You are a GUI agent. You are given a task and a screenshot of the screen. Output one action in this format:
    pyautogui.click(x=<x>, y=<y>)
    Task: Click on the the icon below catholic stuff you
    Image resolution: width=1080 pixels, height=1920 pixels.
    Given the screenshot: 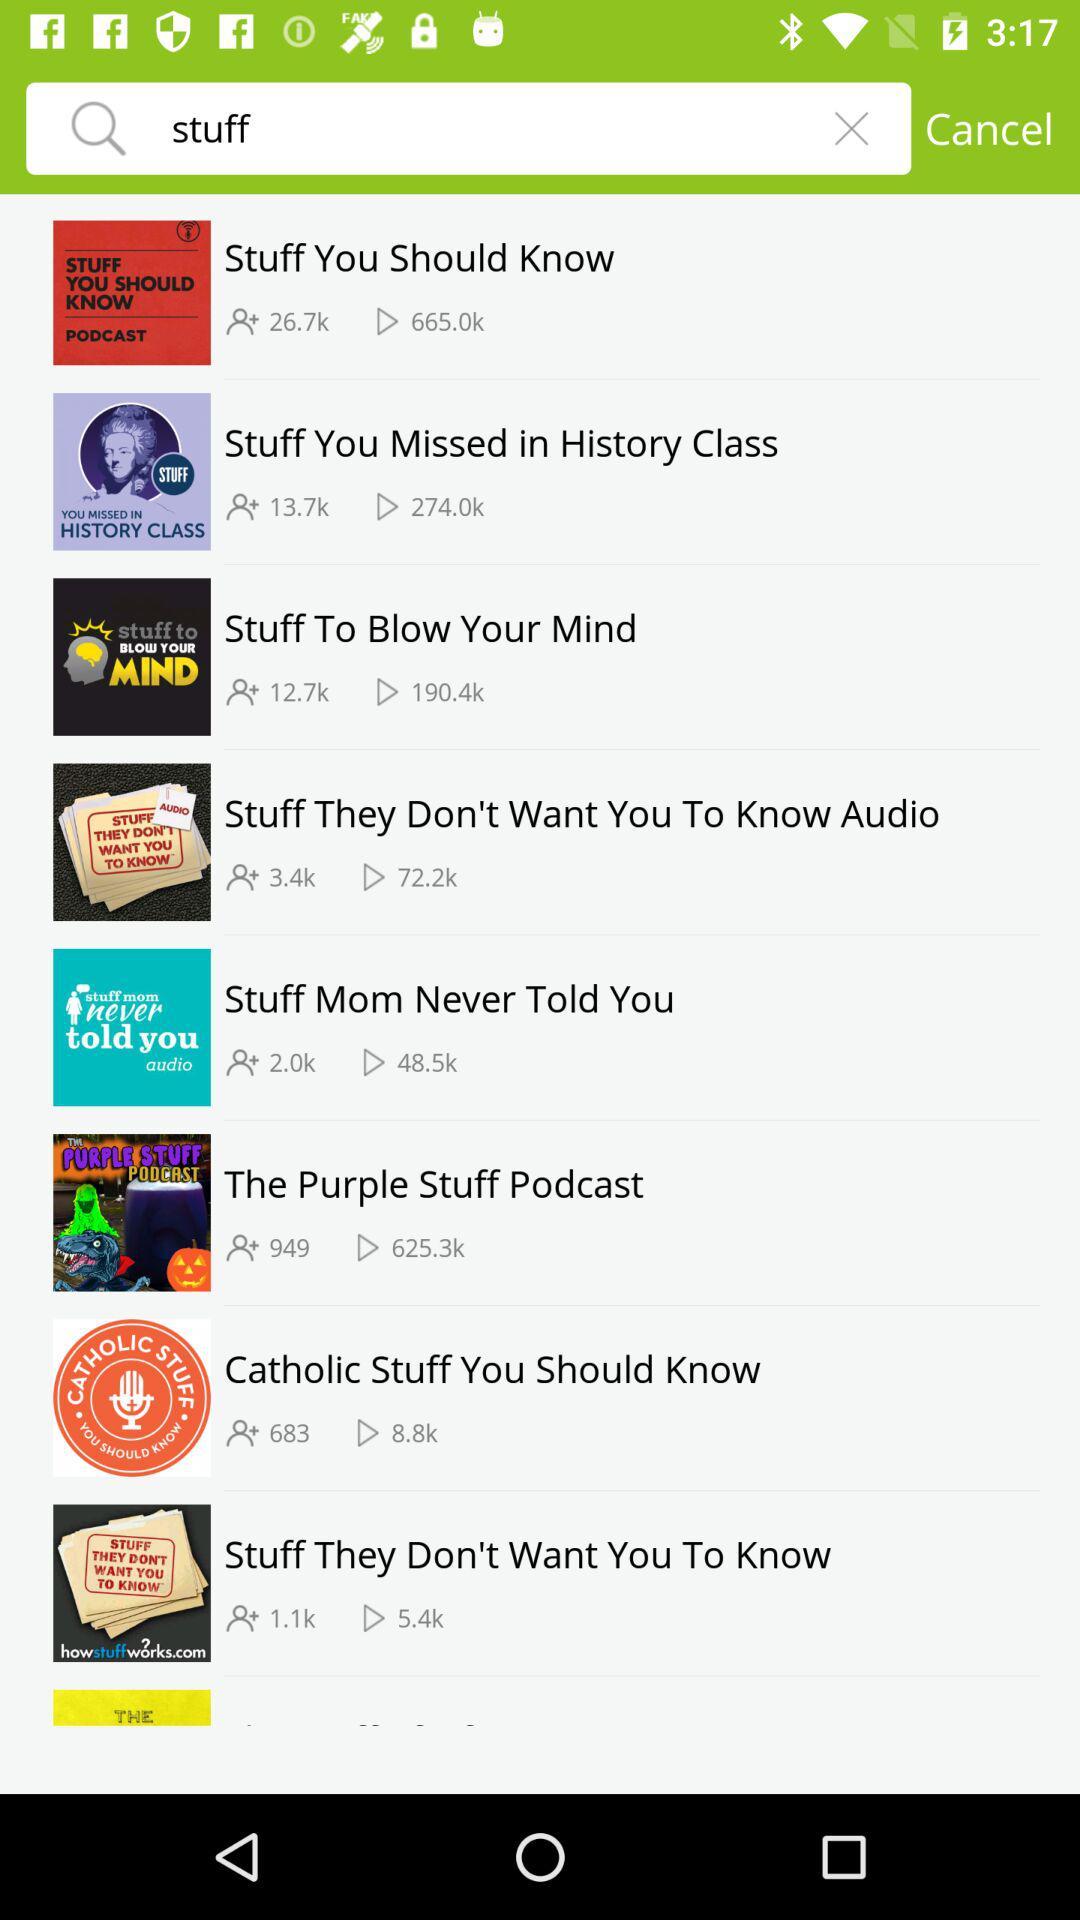 What is the action you would take?
    pyautogui.click(x=413, y=1431)
    